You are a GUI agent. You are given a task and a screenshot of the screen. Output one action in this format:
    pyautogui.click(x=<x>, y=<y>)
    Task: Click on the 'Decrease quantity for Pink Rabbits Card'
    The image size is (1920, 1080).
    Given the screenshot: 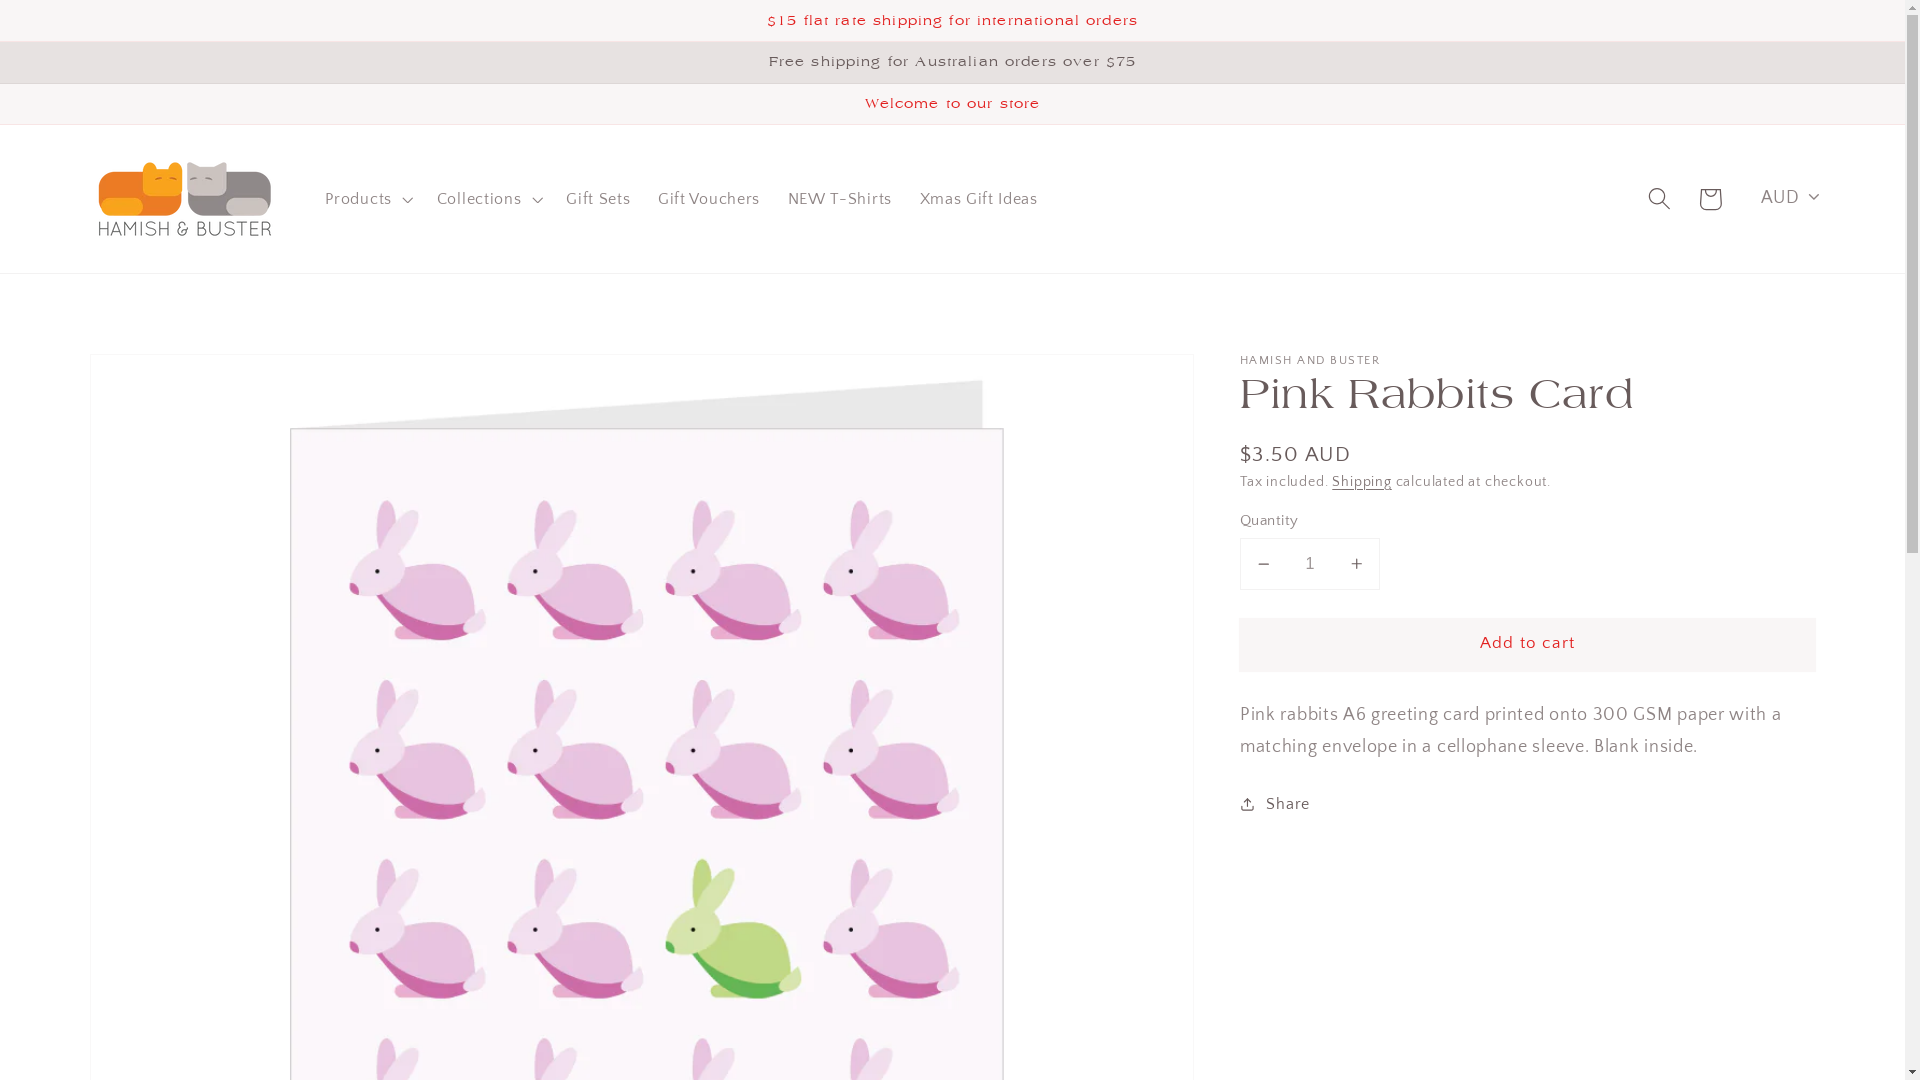 What is the action you would take?
    pyautogui.click(x=1262, y=563)
    